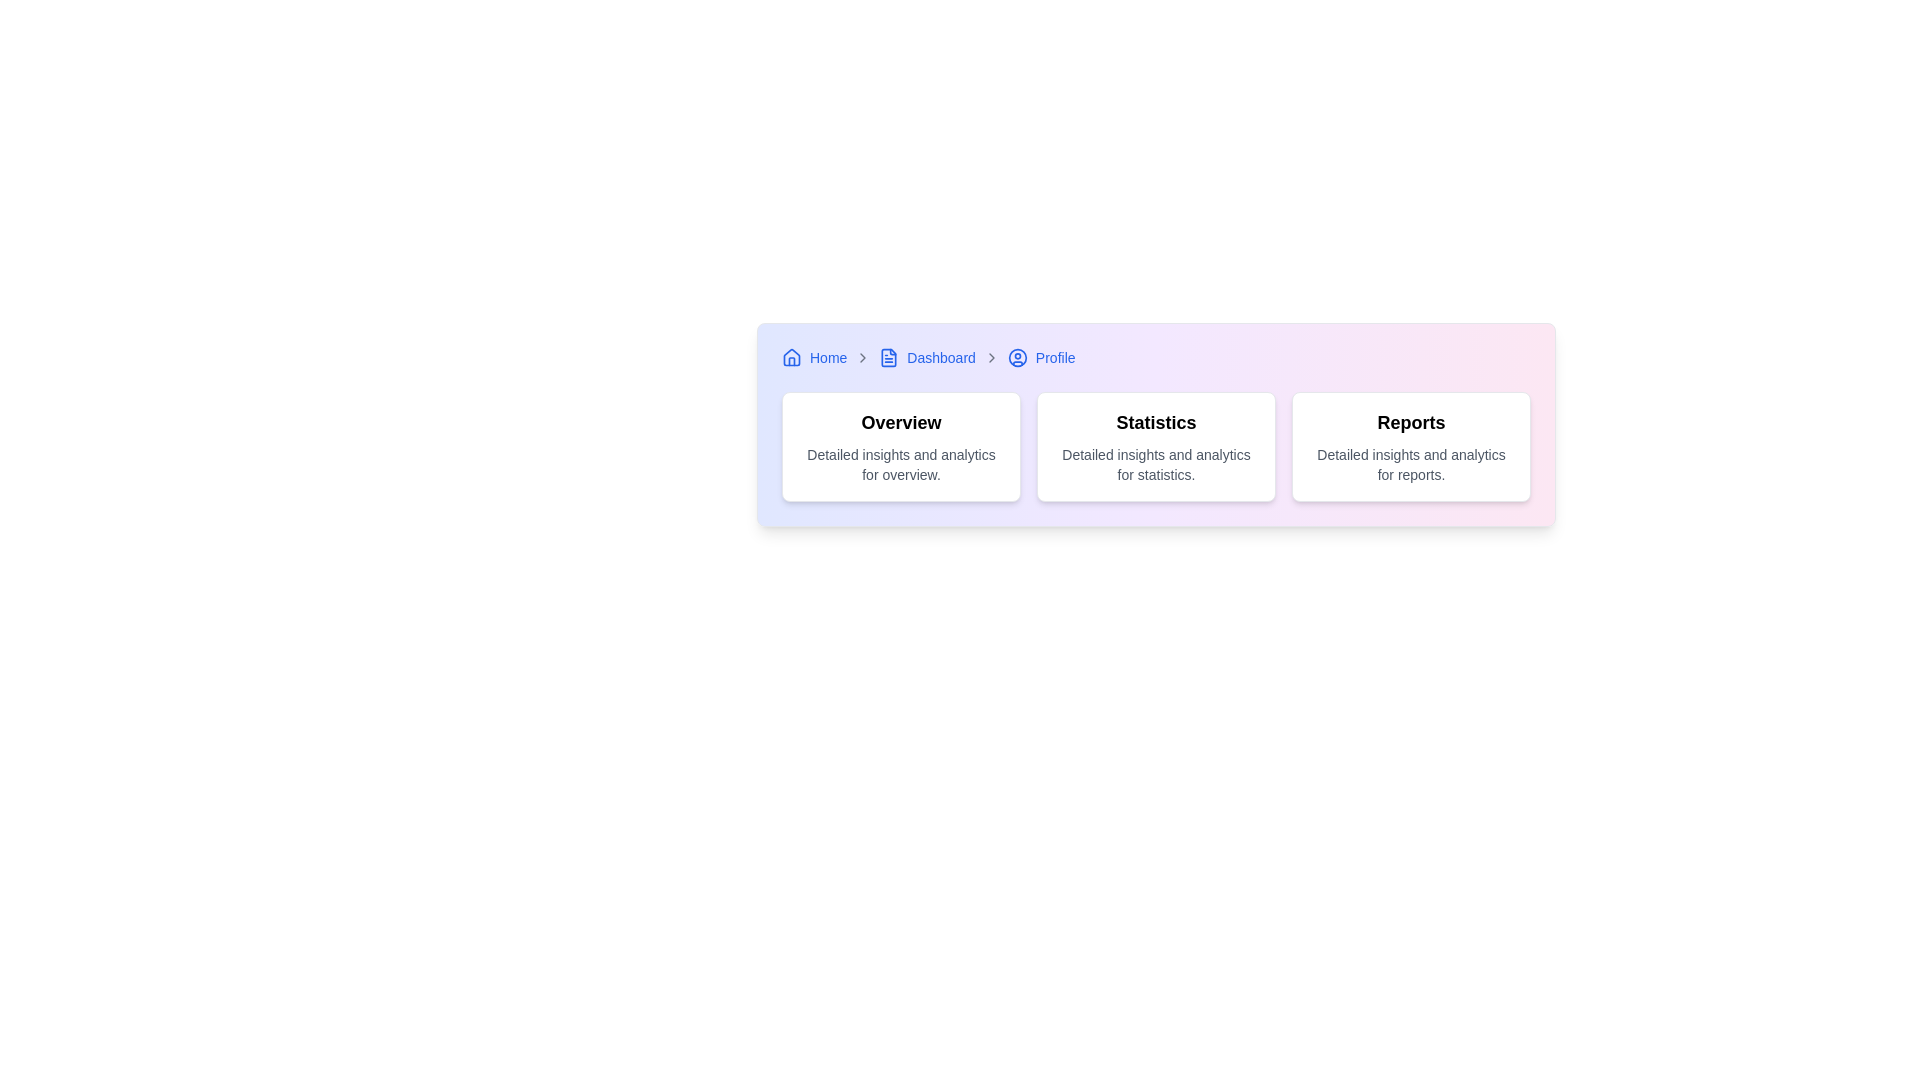  What do you see at coordinates (1017, 357) in the screenshot?
I see `the 'Profile' icon in the breadcrumb navigation` at bounding box center [1017, 357].